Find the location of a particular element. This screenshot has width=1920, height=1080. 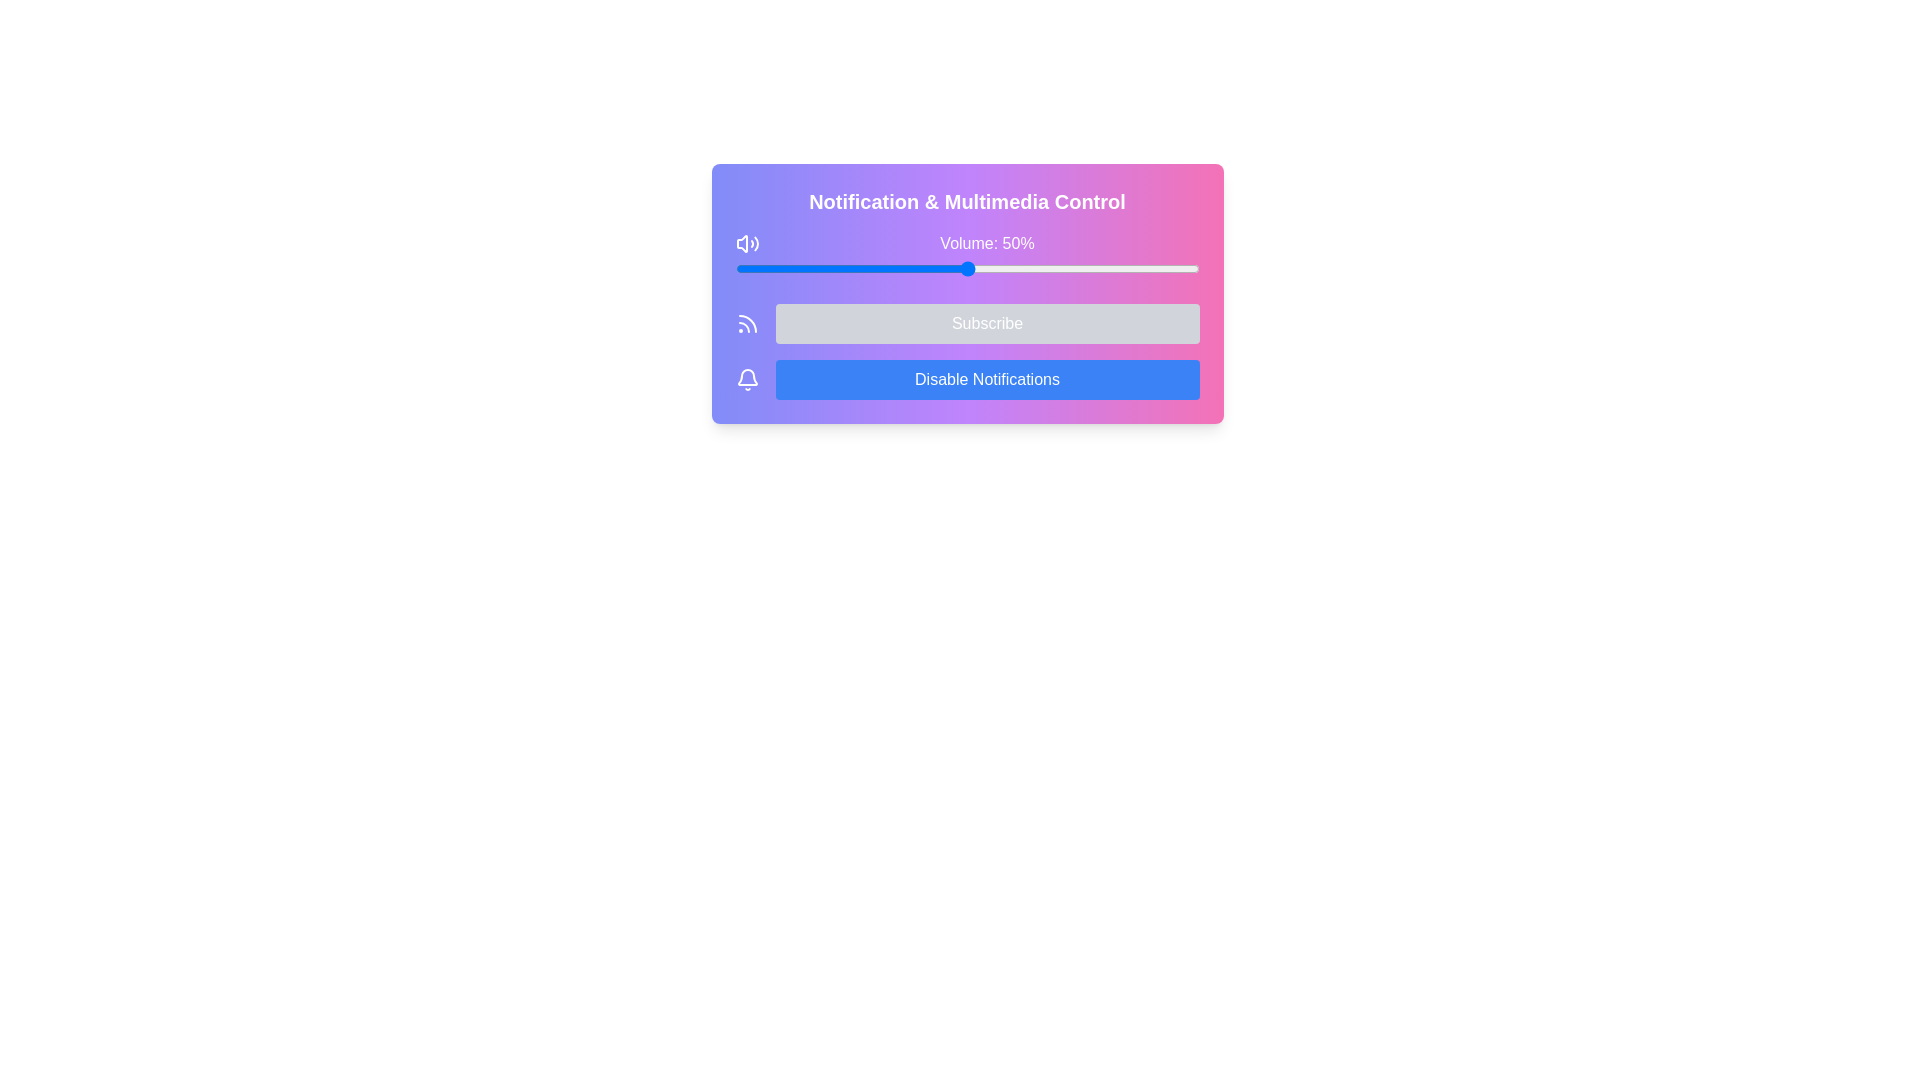

the volume slider is located at coordinates (1009, 268).